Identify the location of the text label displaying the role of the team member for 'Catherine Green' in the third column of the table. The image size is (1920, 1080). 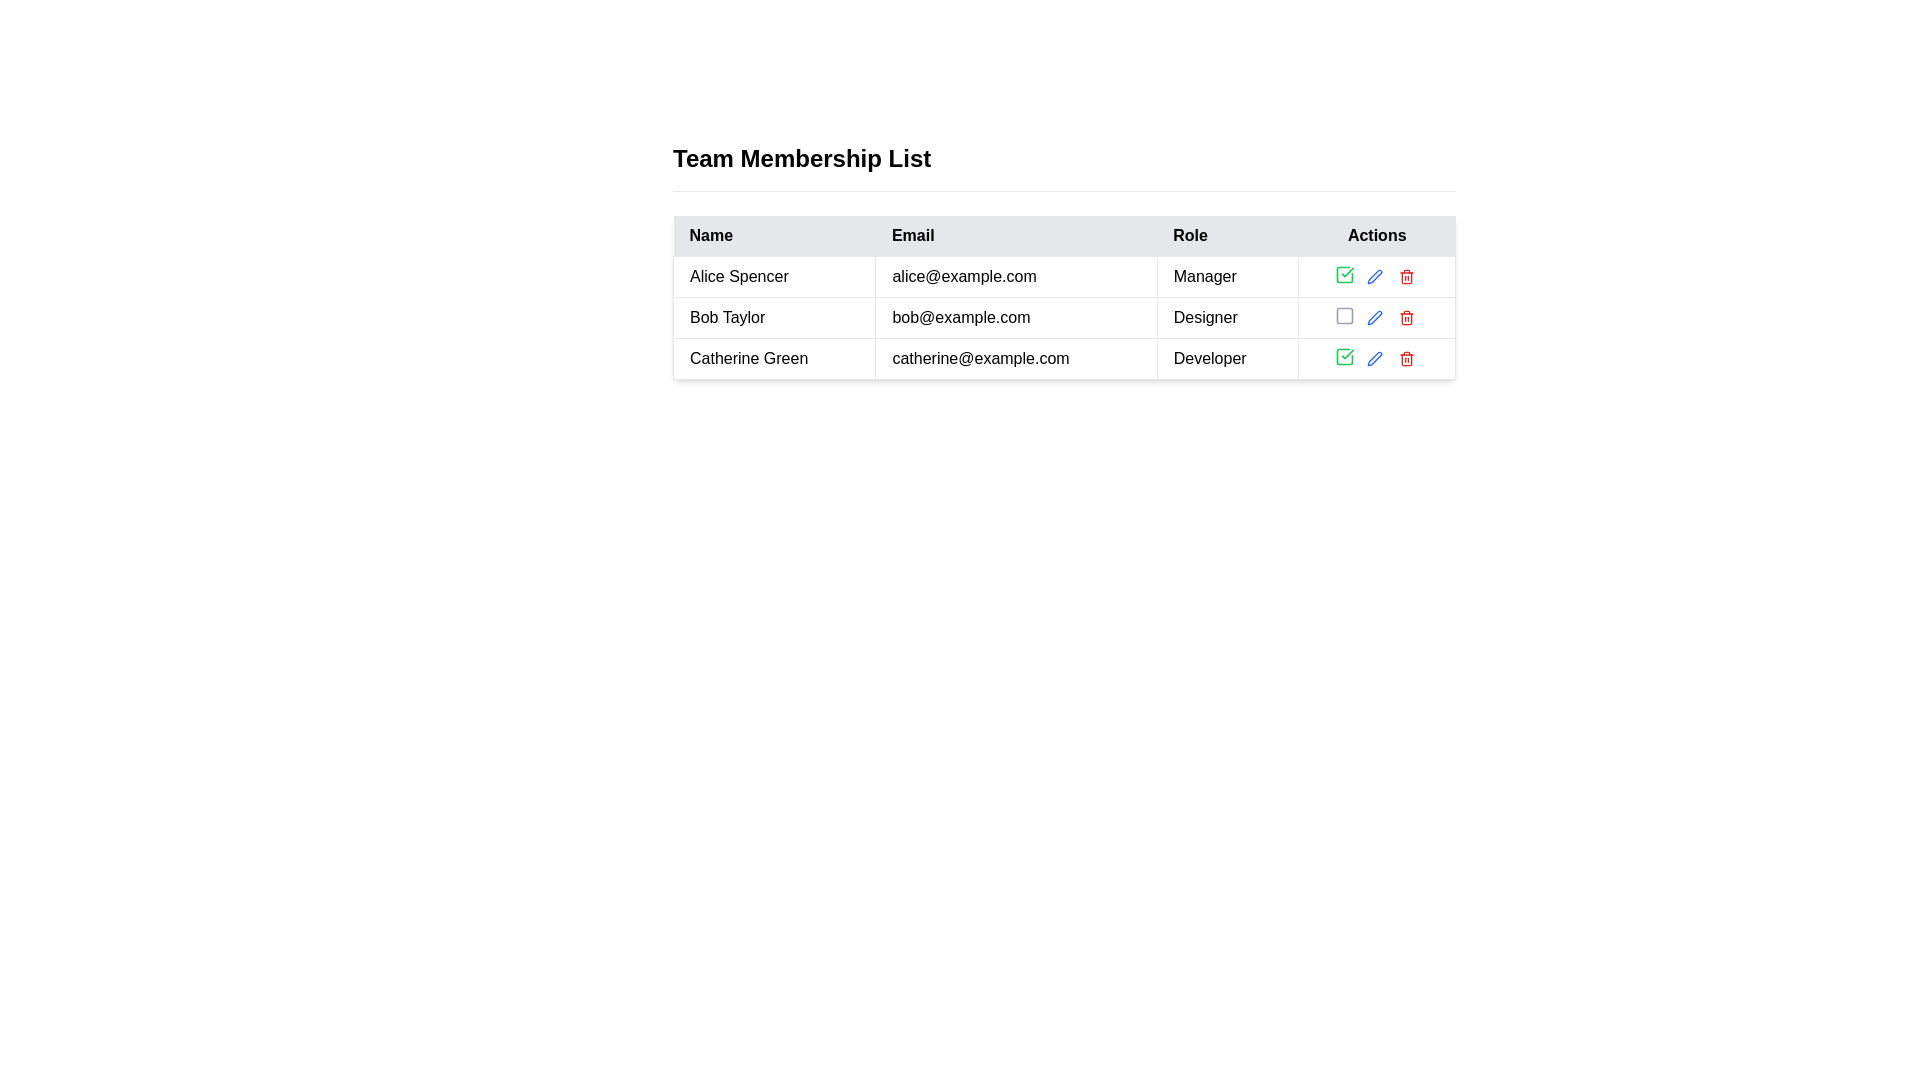
(1227, 357).